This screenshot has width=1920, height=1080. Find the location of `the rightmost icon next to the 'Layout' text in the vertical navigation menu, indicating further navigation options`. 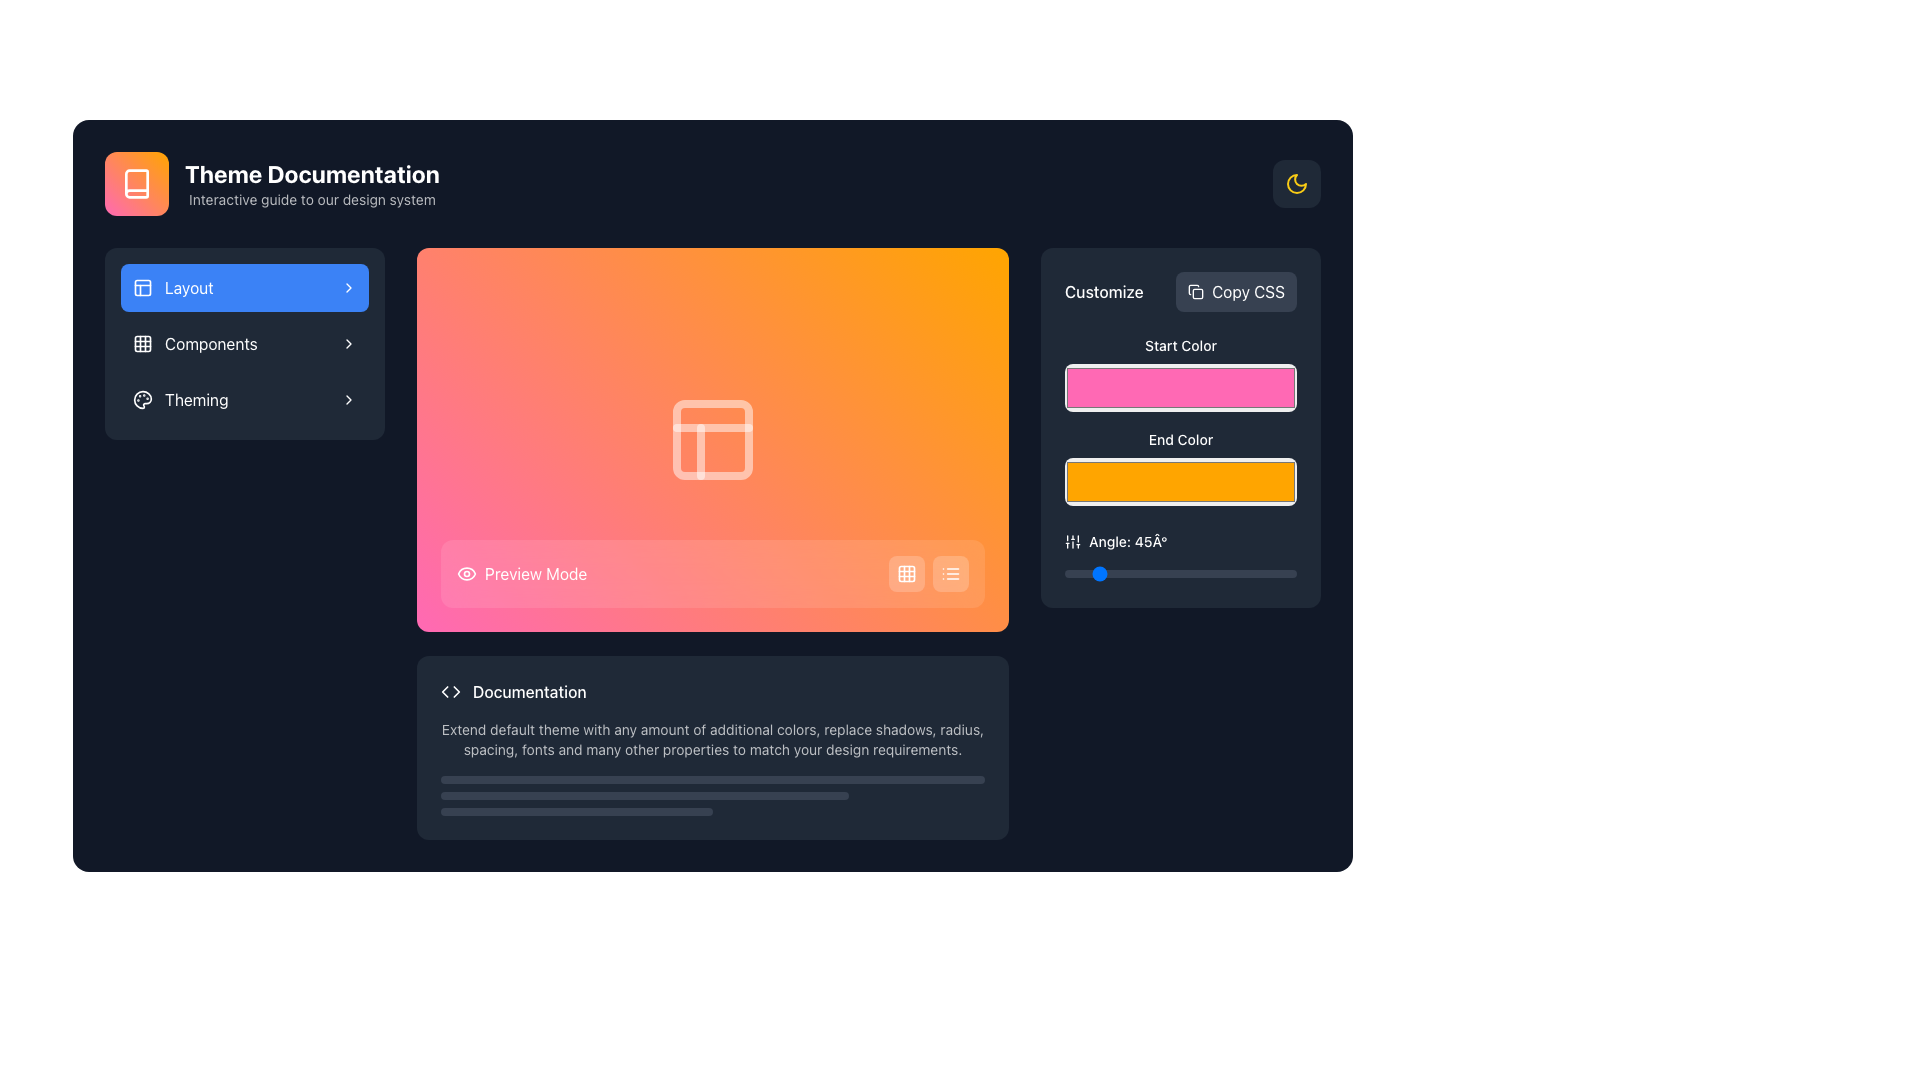

the rightmost icon next to the 'Layout' text in the vertical navigation menu, indicating further navigation options is located at coordinates (349, 288).